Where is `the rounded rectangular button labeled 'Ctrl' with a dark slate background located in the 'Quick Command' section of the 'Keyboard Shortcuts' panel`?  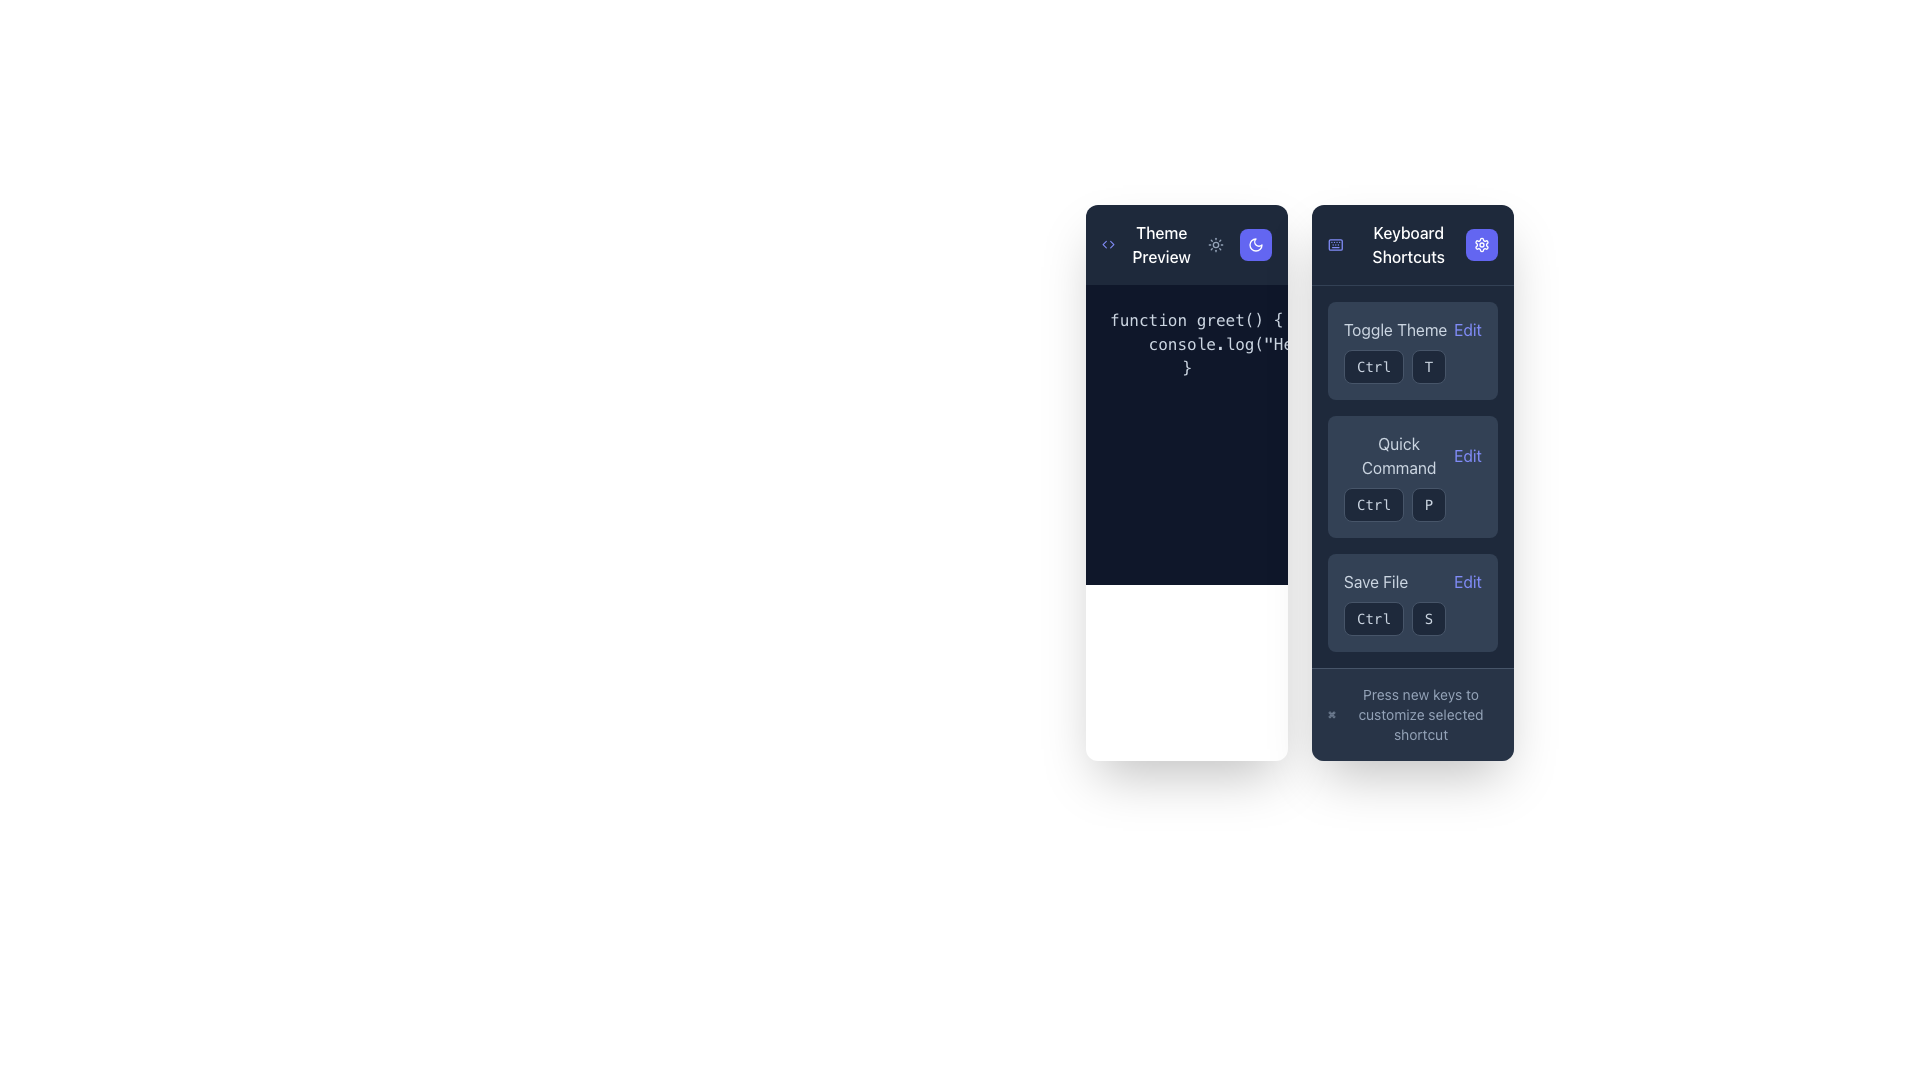 the rounded rectangular button labeled 'Ctrl' with a dark slate background located in the 'Quick Command' section of the 'Keyboard Shortcuts' panel is located at coordinates (1372, 504).